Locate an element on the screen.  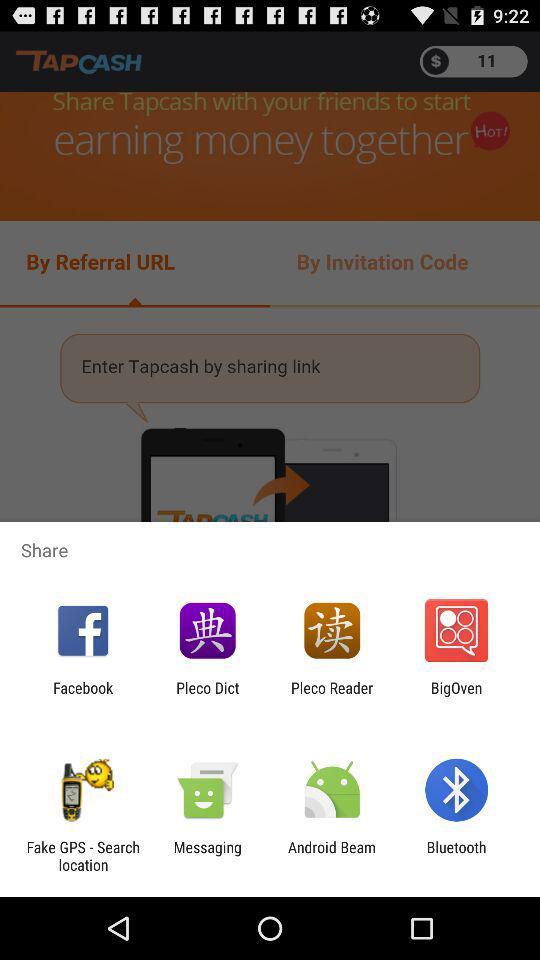
the app next to the messaging icon is located at coordinates (332, 855).